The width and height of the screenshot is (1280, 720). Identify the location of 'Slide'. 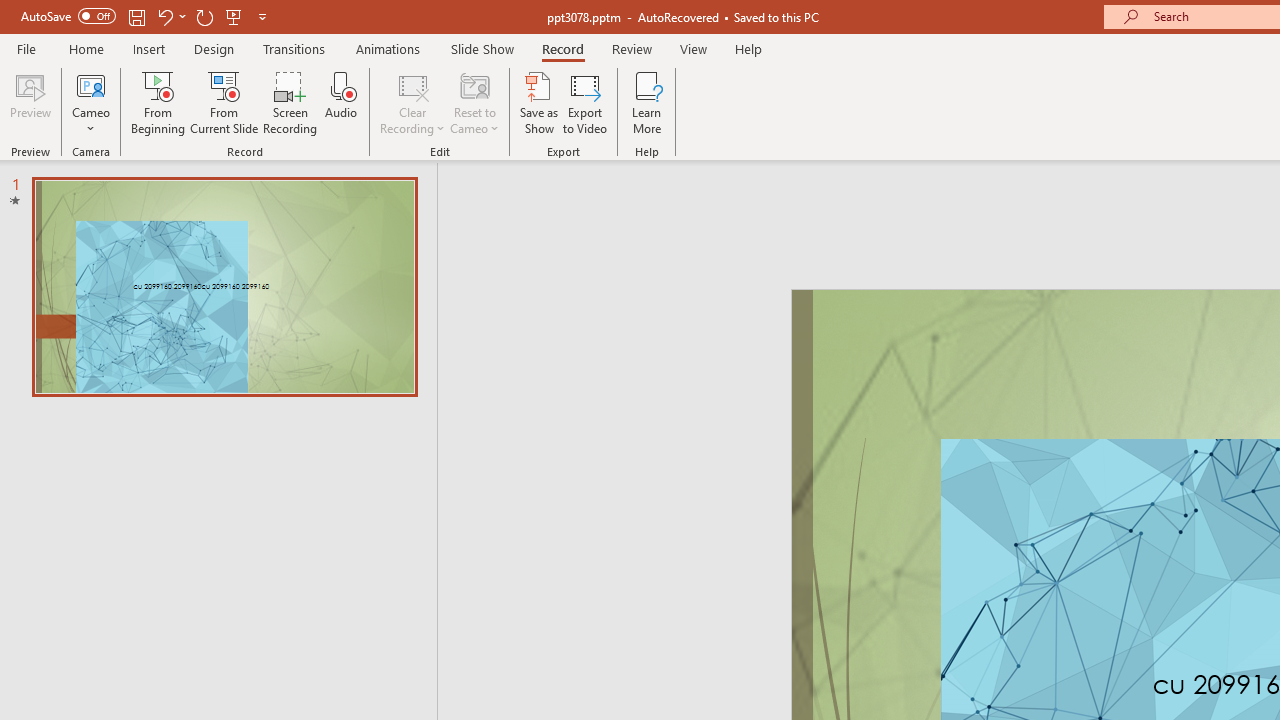
(224, 286).